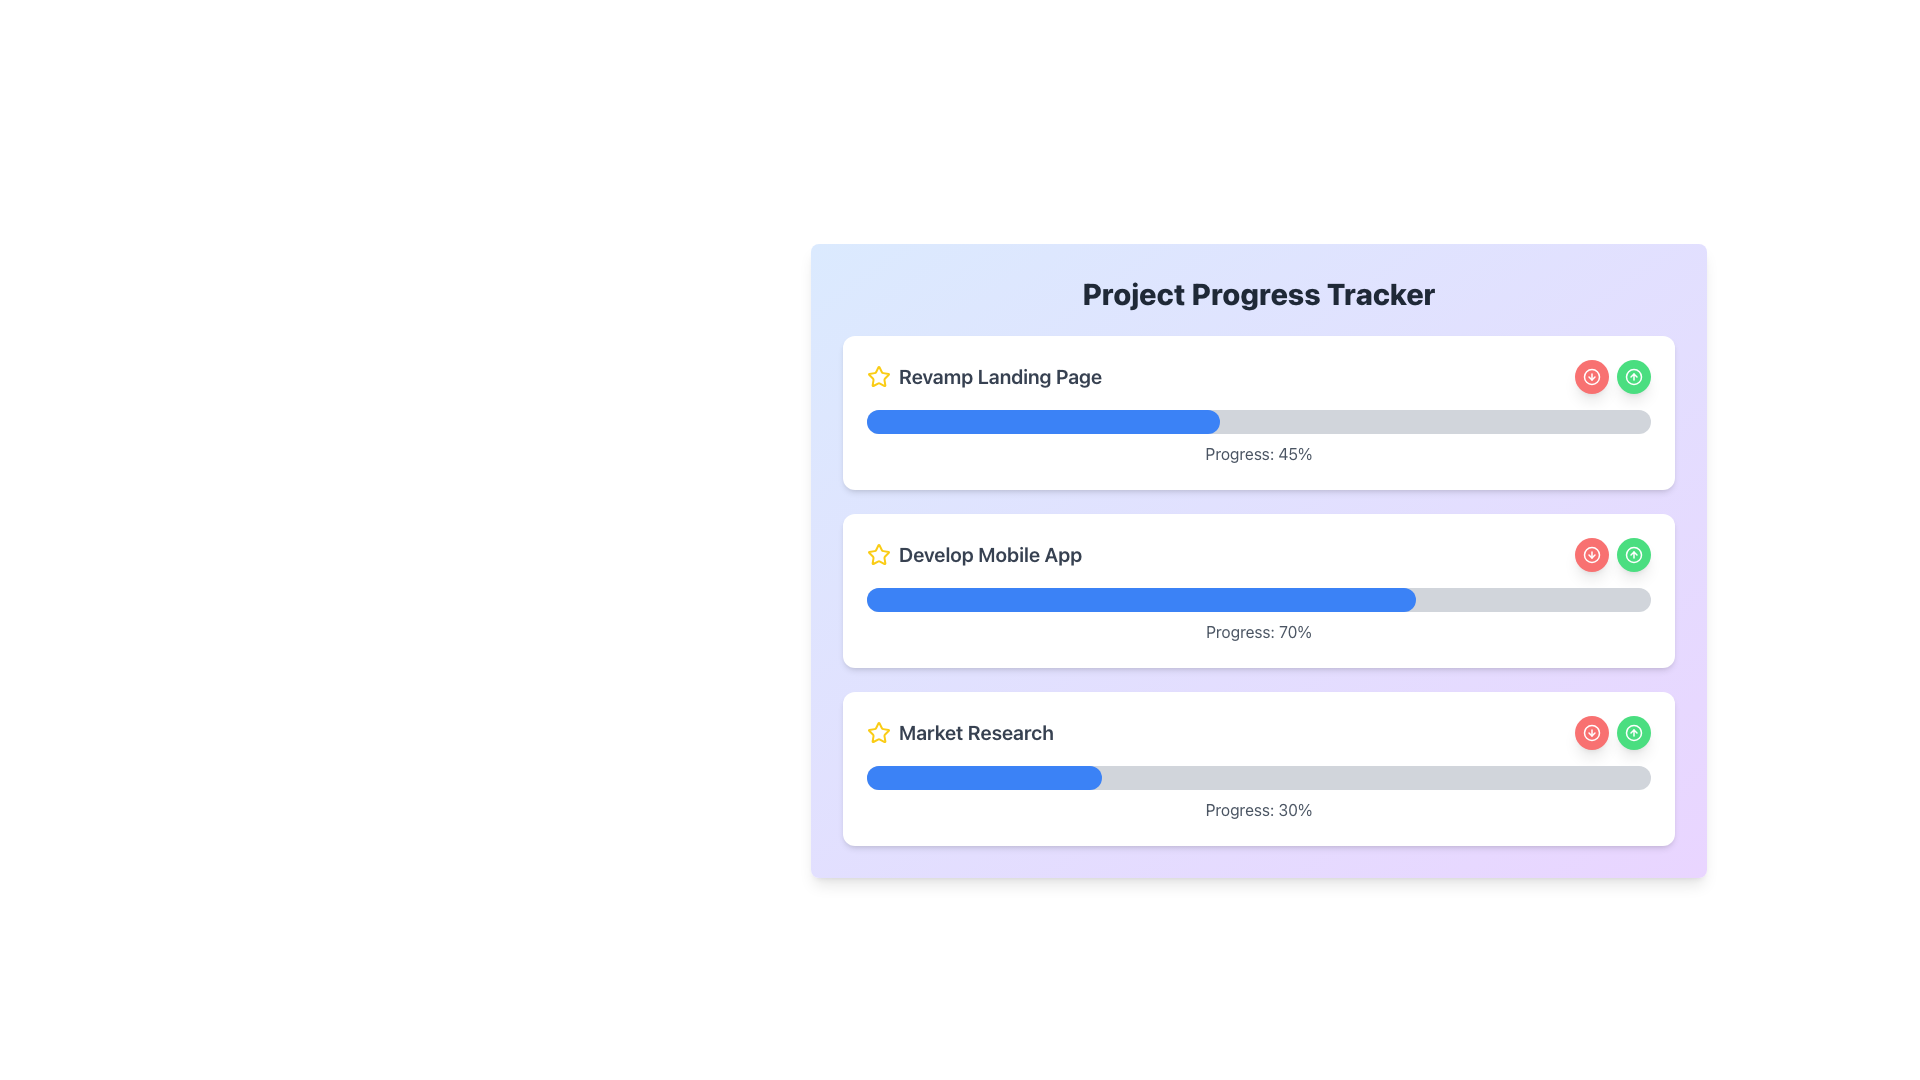  What do you see at coordinates (1591, 732) in the screenshot?
I see `the action button located to the right of the 'Market Research' progress bar` at bounding box center [1591, 732].